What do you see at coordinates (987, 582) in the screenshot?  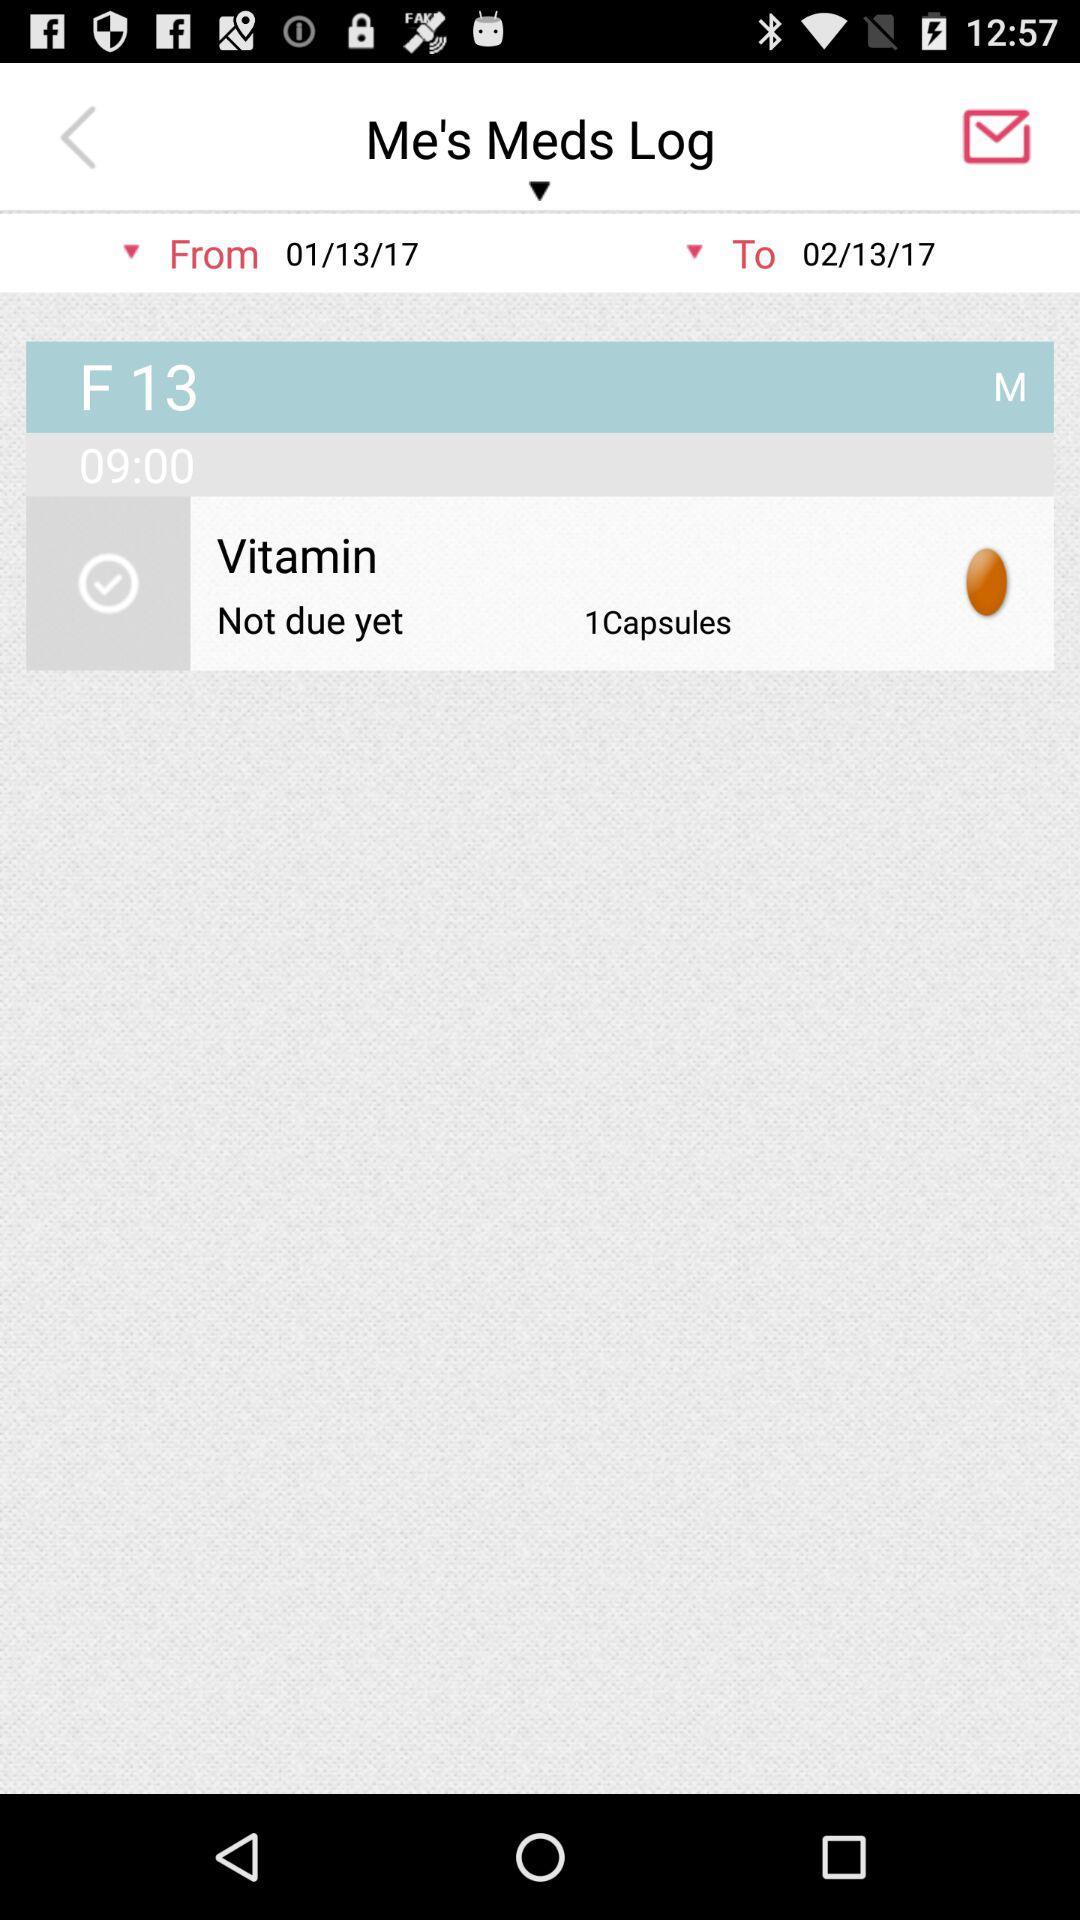 I see `the item next to the vitamin item` at bounding box center [987, 582].